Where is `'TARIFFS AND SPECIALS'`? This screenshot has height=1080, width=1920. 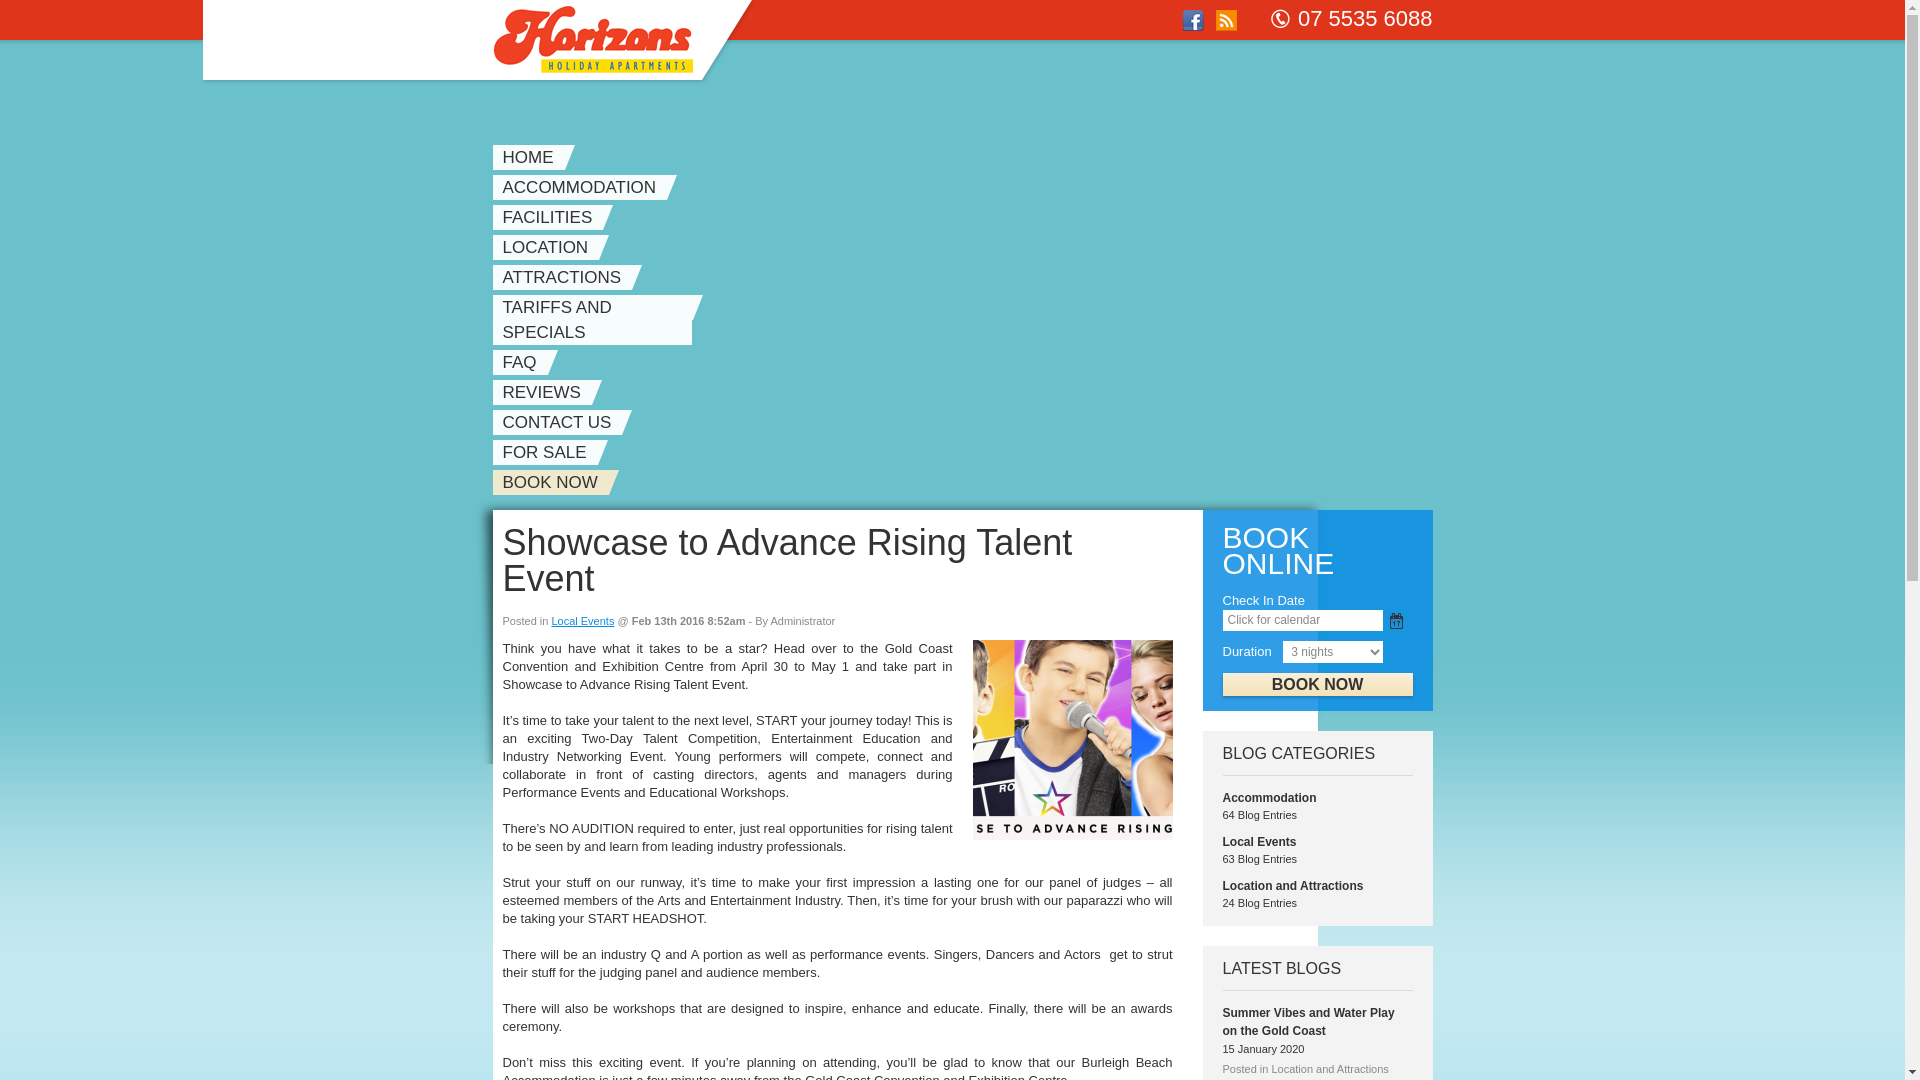
'TARIFFS AND SPECIALS' is located at coordinates (595, 319).